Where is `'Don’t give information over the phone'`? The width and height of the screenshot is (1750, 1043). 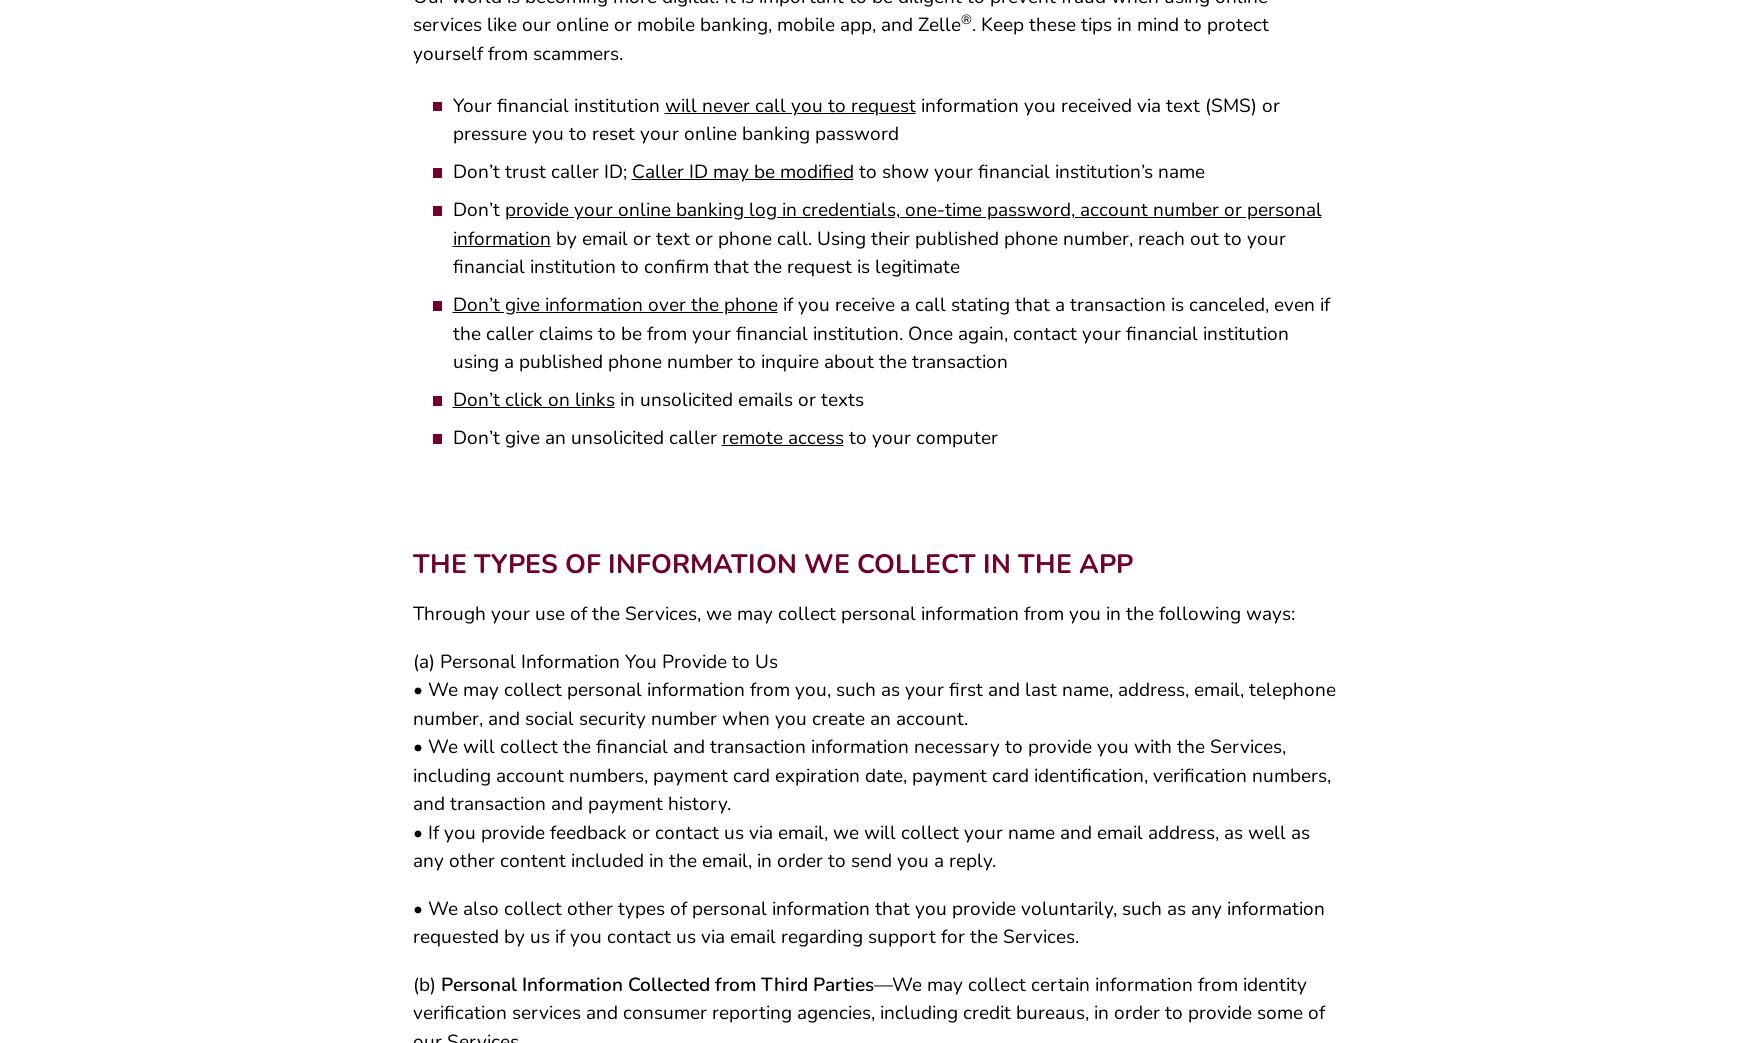
'Don’t give information over the phone' is located at coordinates (614, 312).